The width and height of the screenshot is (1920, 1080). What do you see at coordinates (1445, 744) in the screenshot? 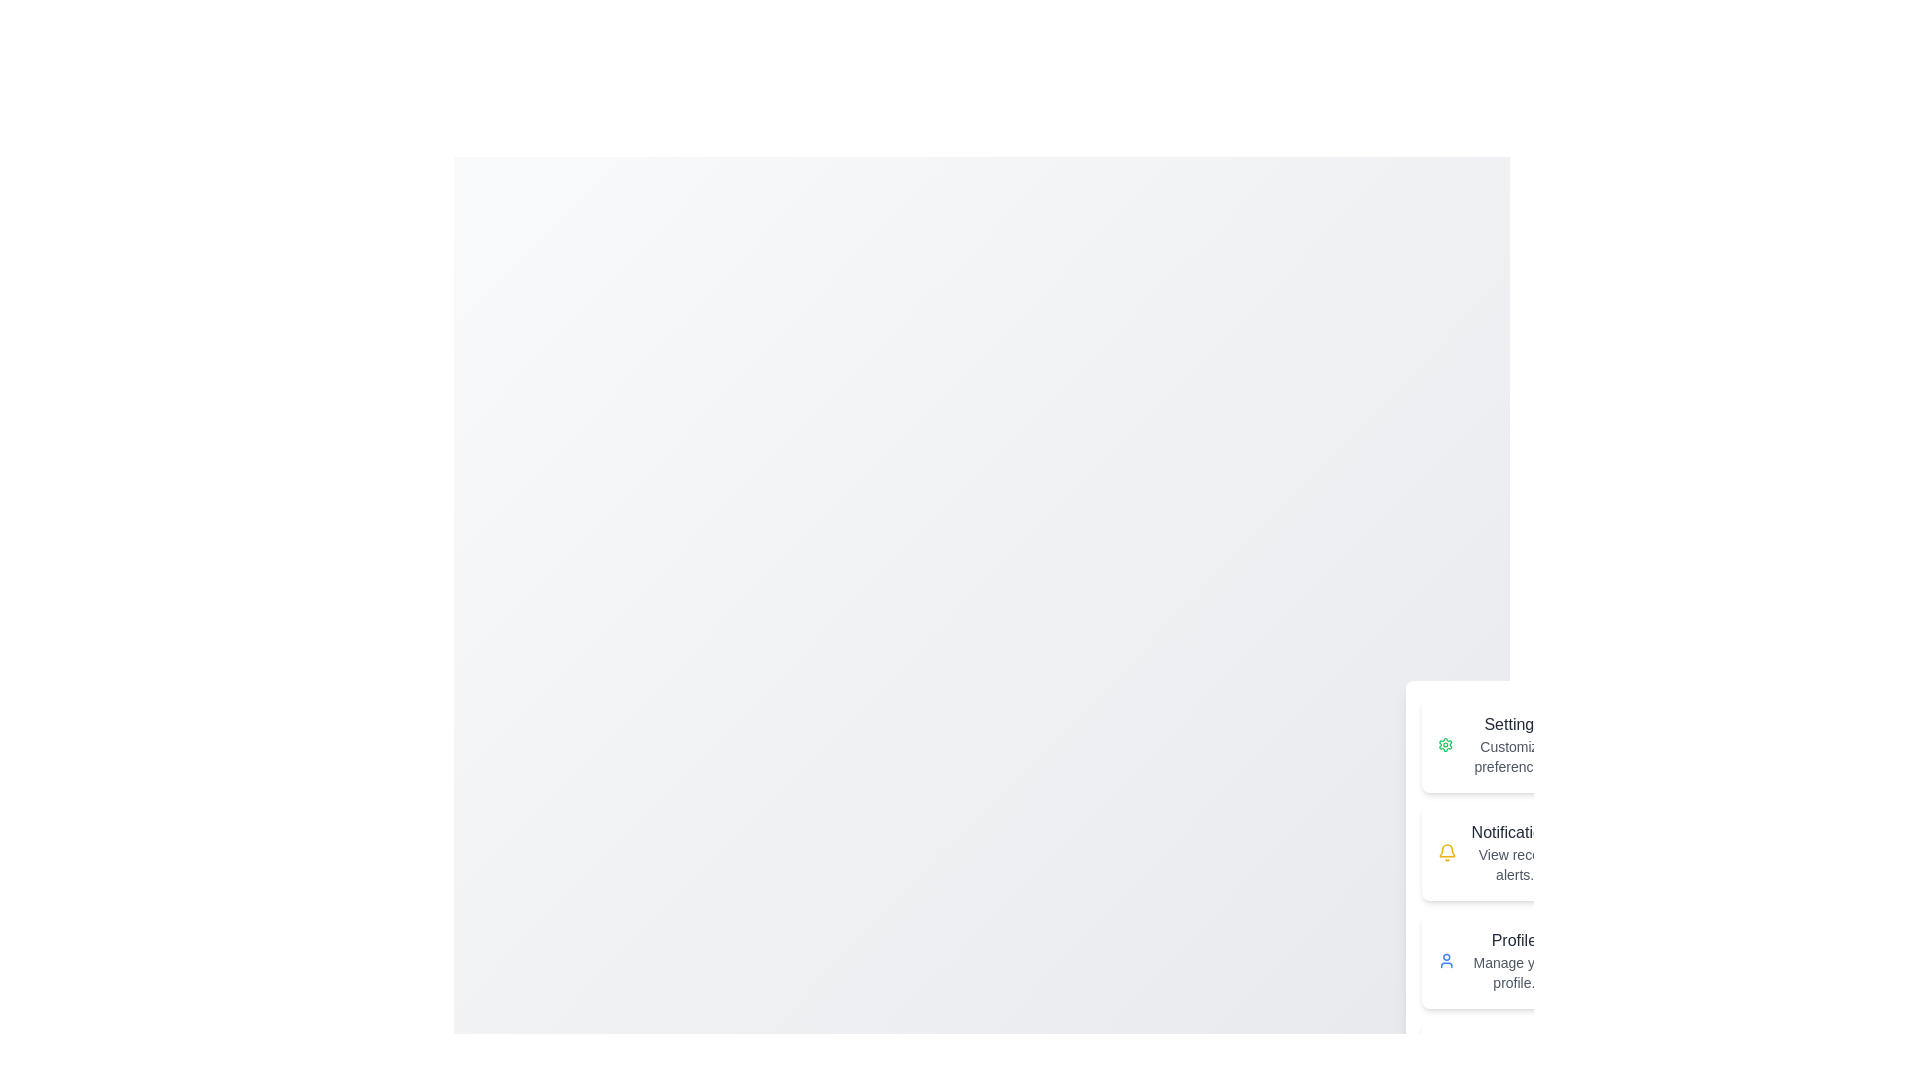
I see `the Settings icon in the speed dial menu` at bounding box center [1445, 744].